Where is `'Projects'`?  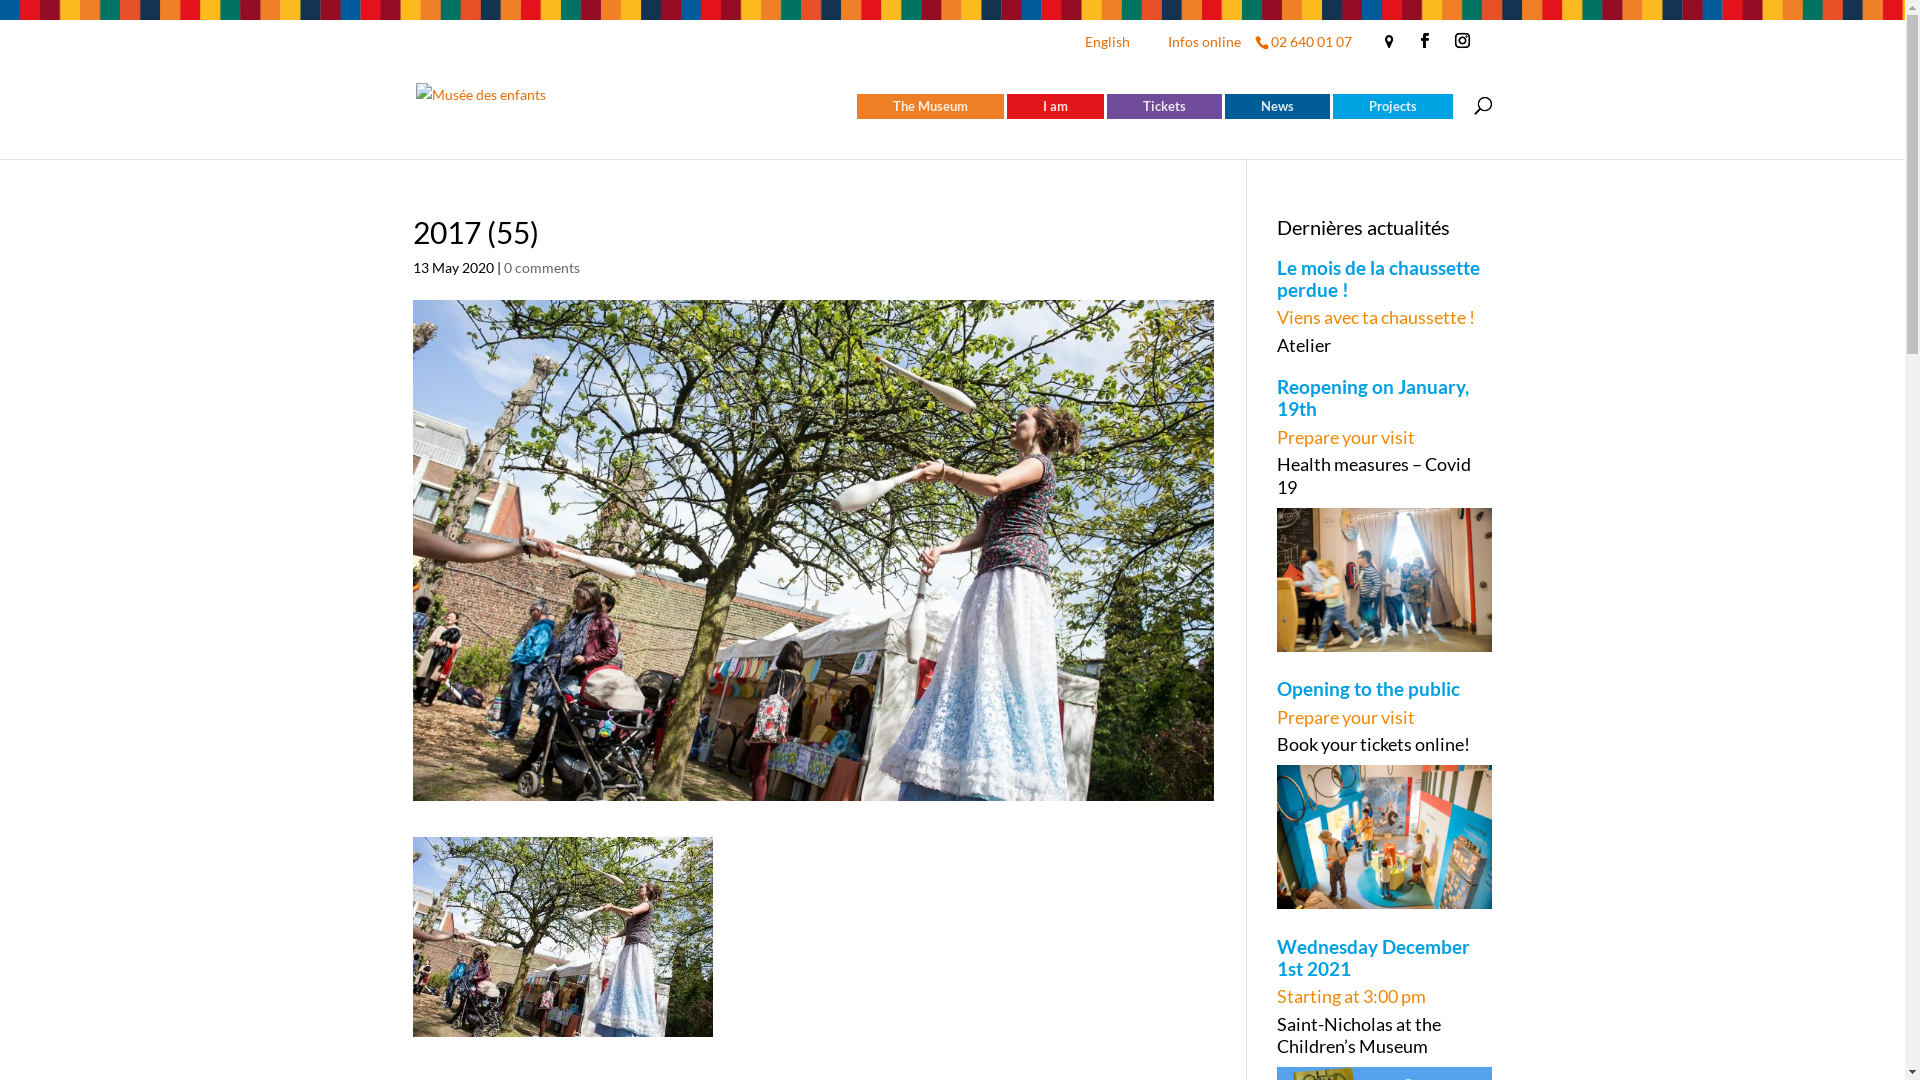
'Projects' is located at coordinates (1391, 106).